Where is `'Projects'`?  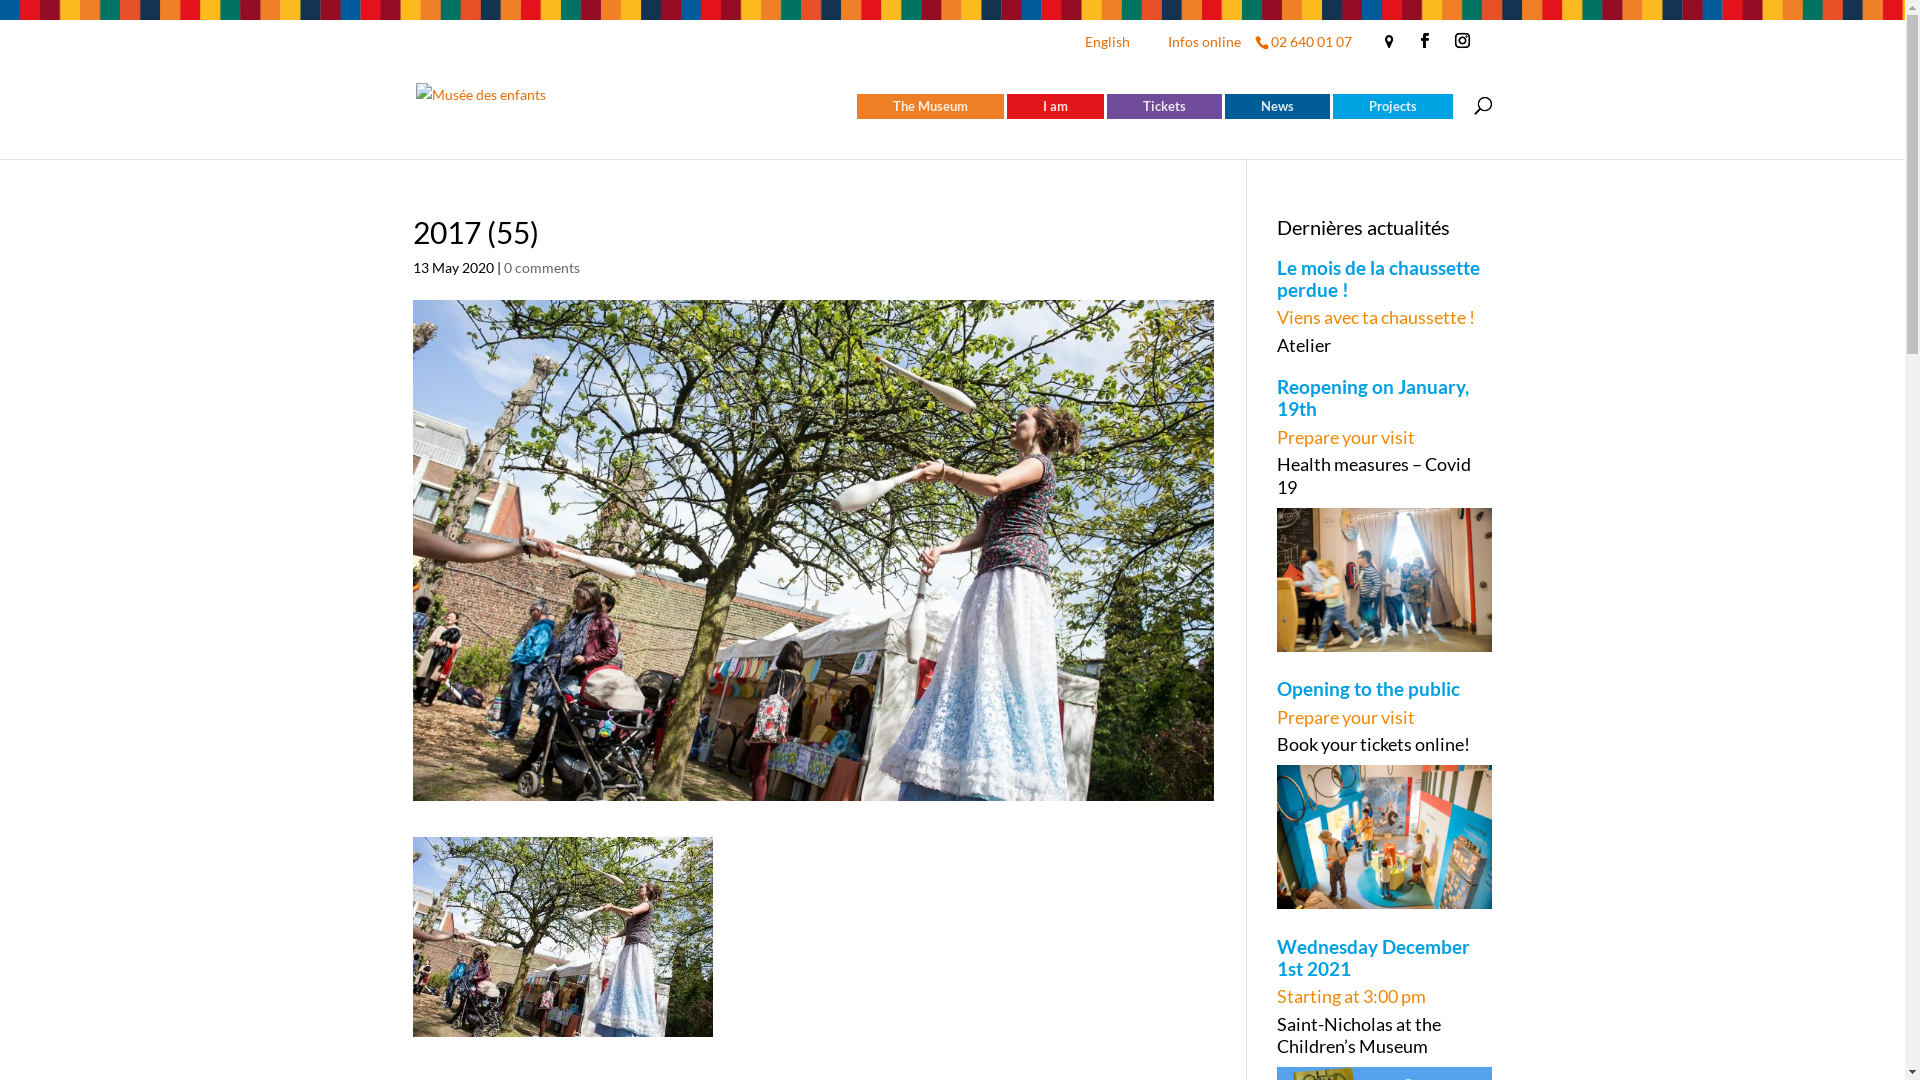
'Projects' is located at coordinates (1391, 106).